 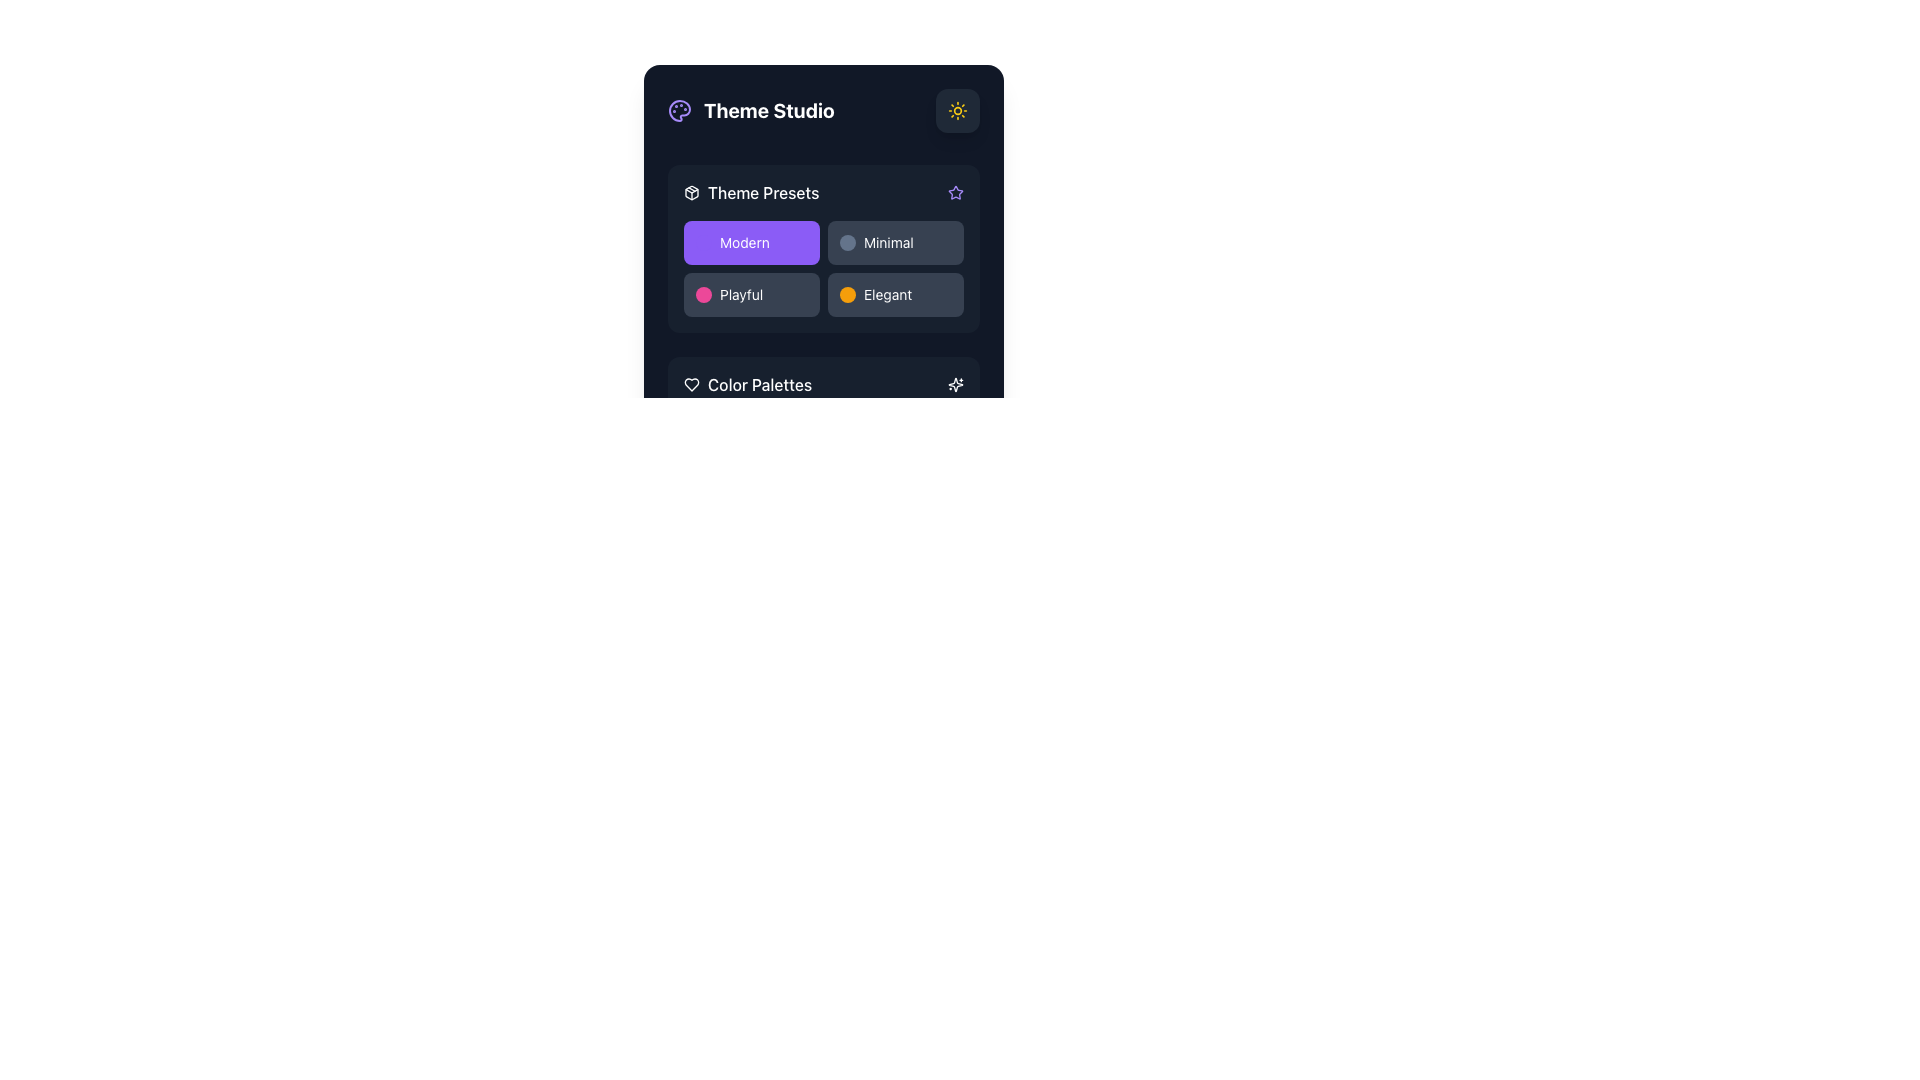 I want to click on the small cube or package icon located to the left of the text 'Theme Presets' in the top-left corner of the 'Theme Presets' section as a reference, so click(x=691, y=192).